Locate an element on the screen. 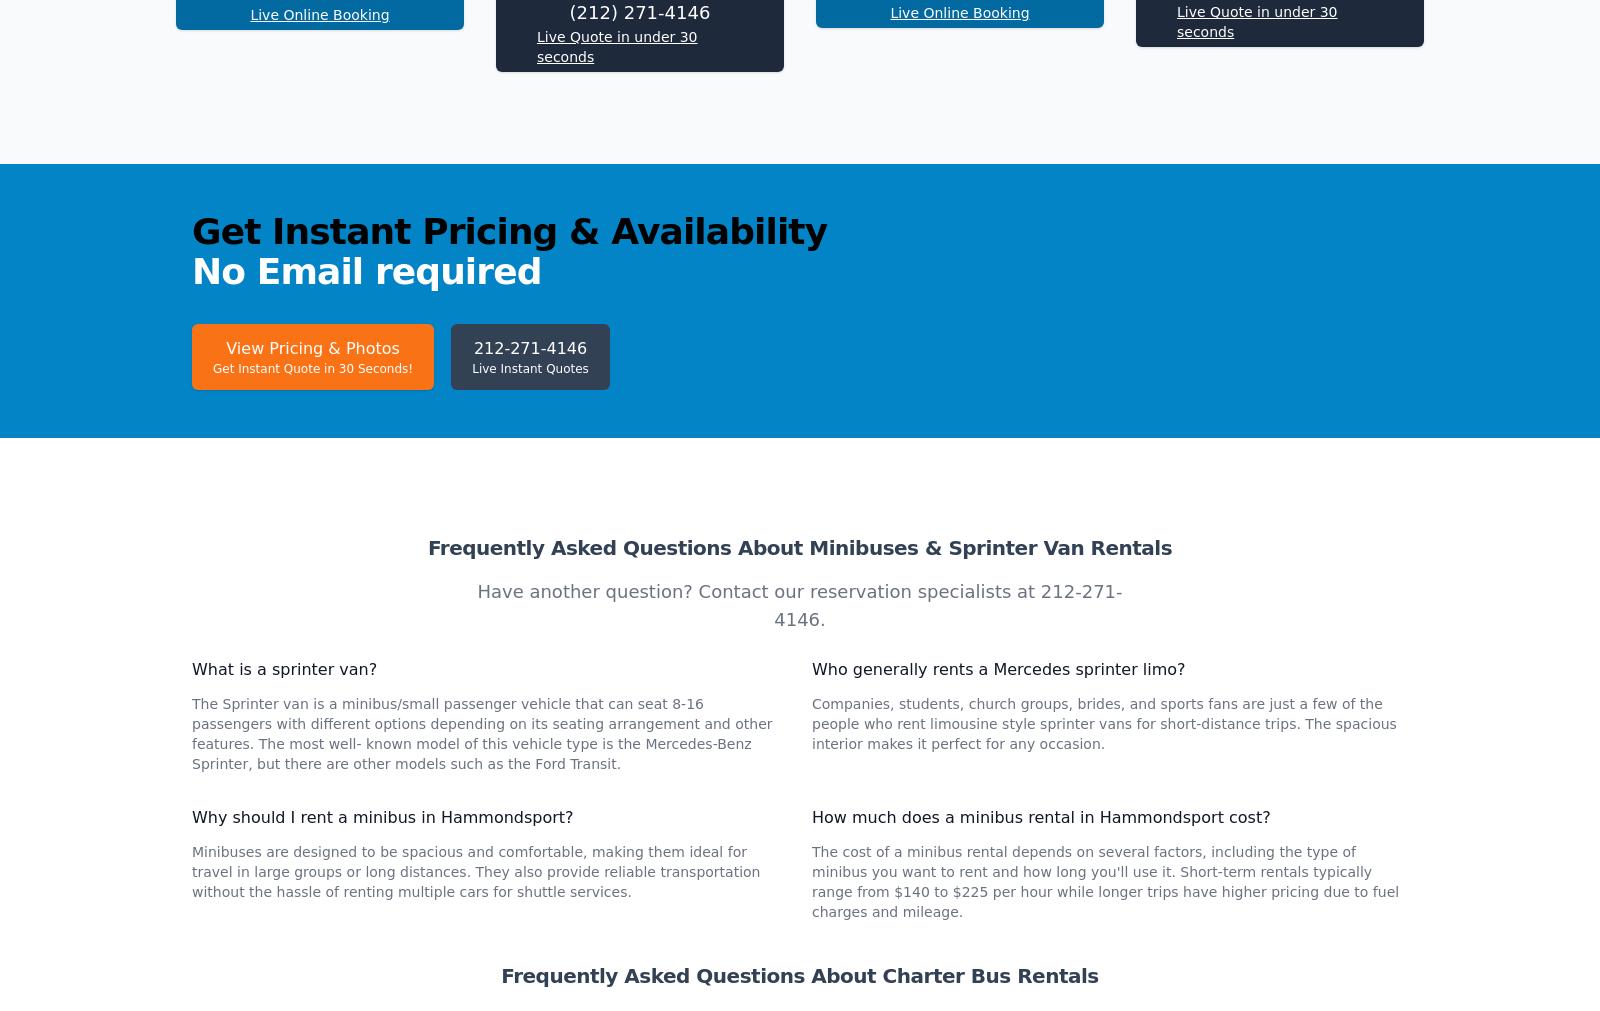 The width and height of the screenshot is (1600, 1011). 'Get Instant Quote in 30 Seconds!' is located at coordinates (312, 635).